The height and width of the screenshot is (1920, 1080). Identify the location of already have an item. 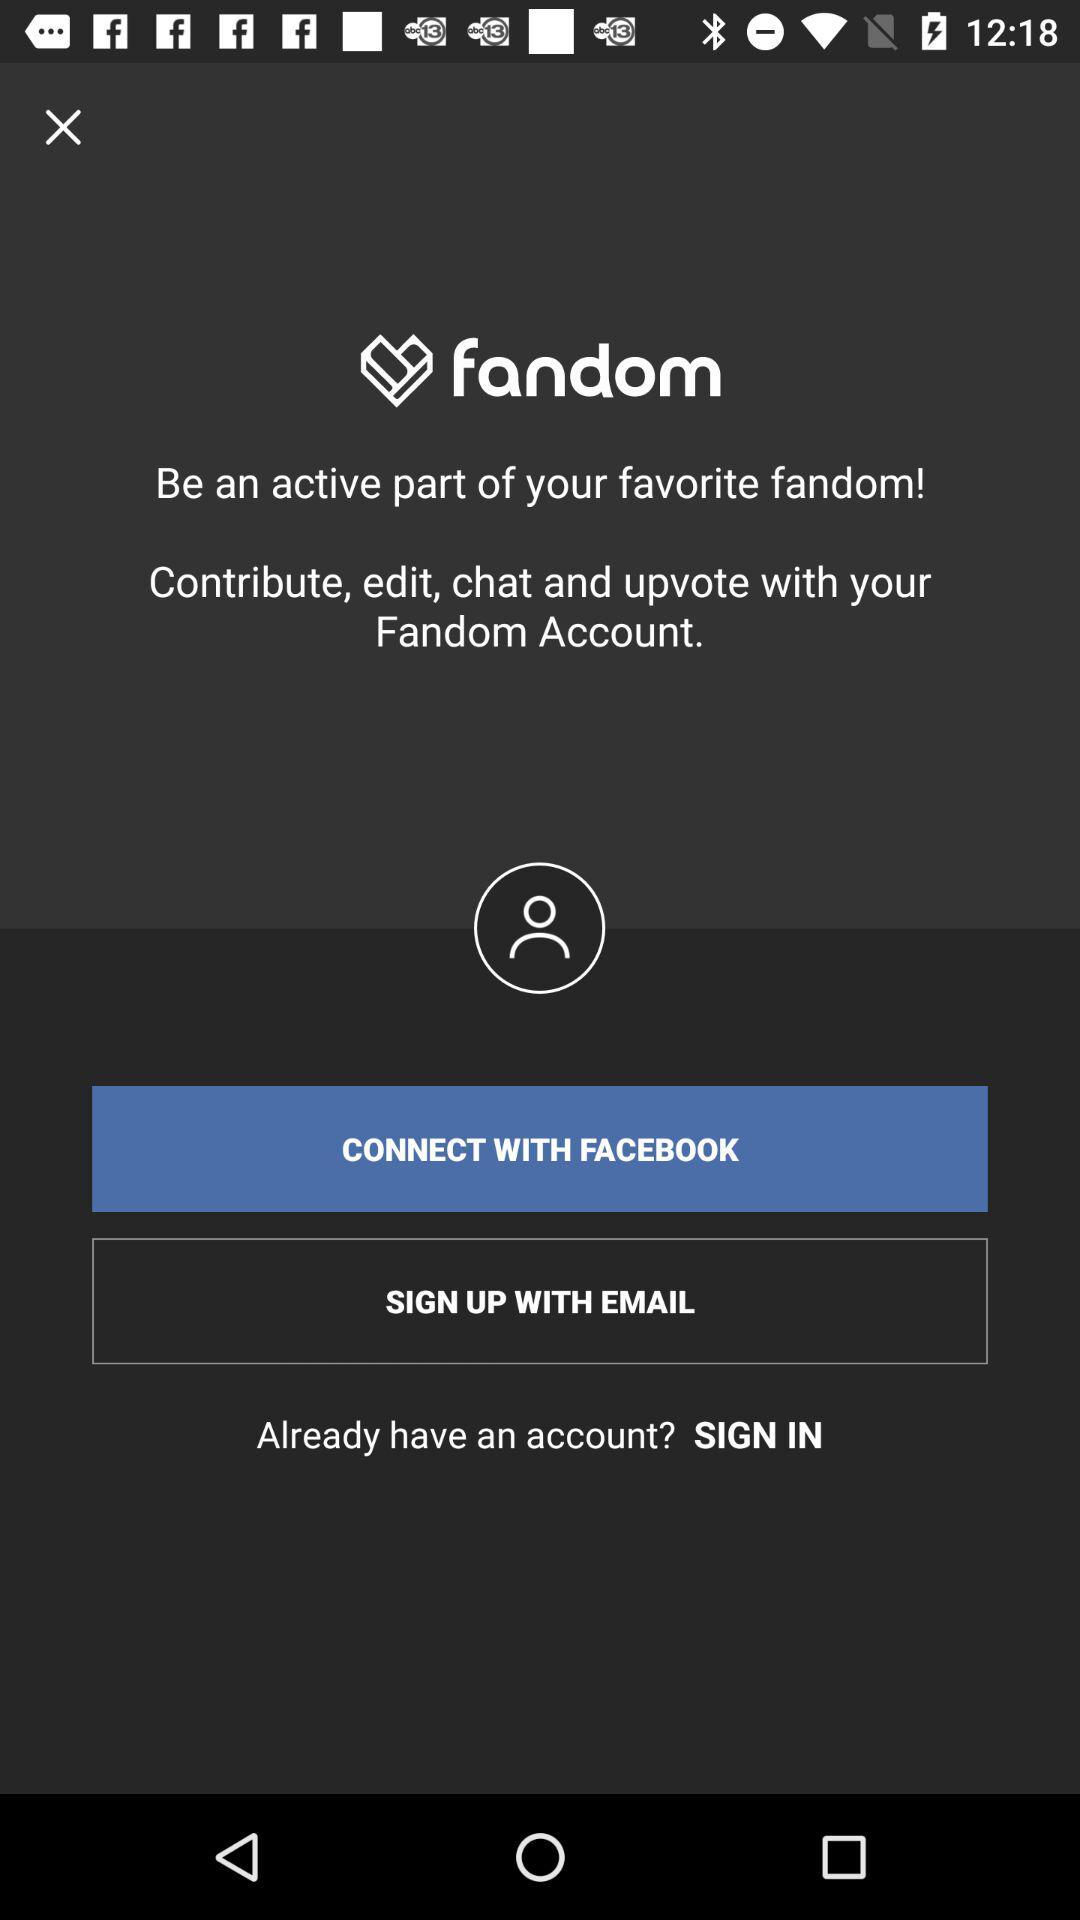
(540, 1433).